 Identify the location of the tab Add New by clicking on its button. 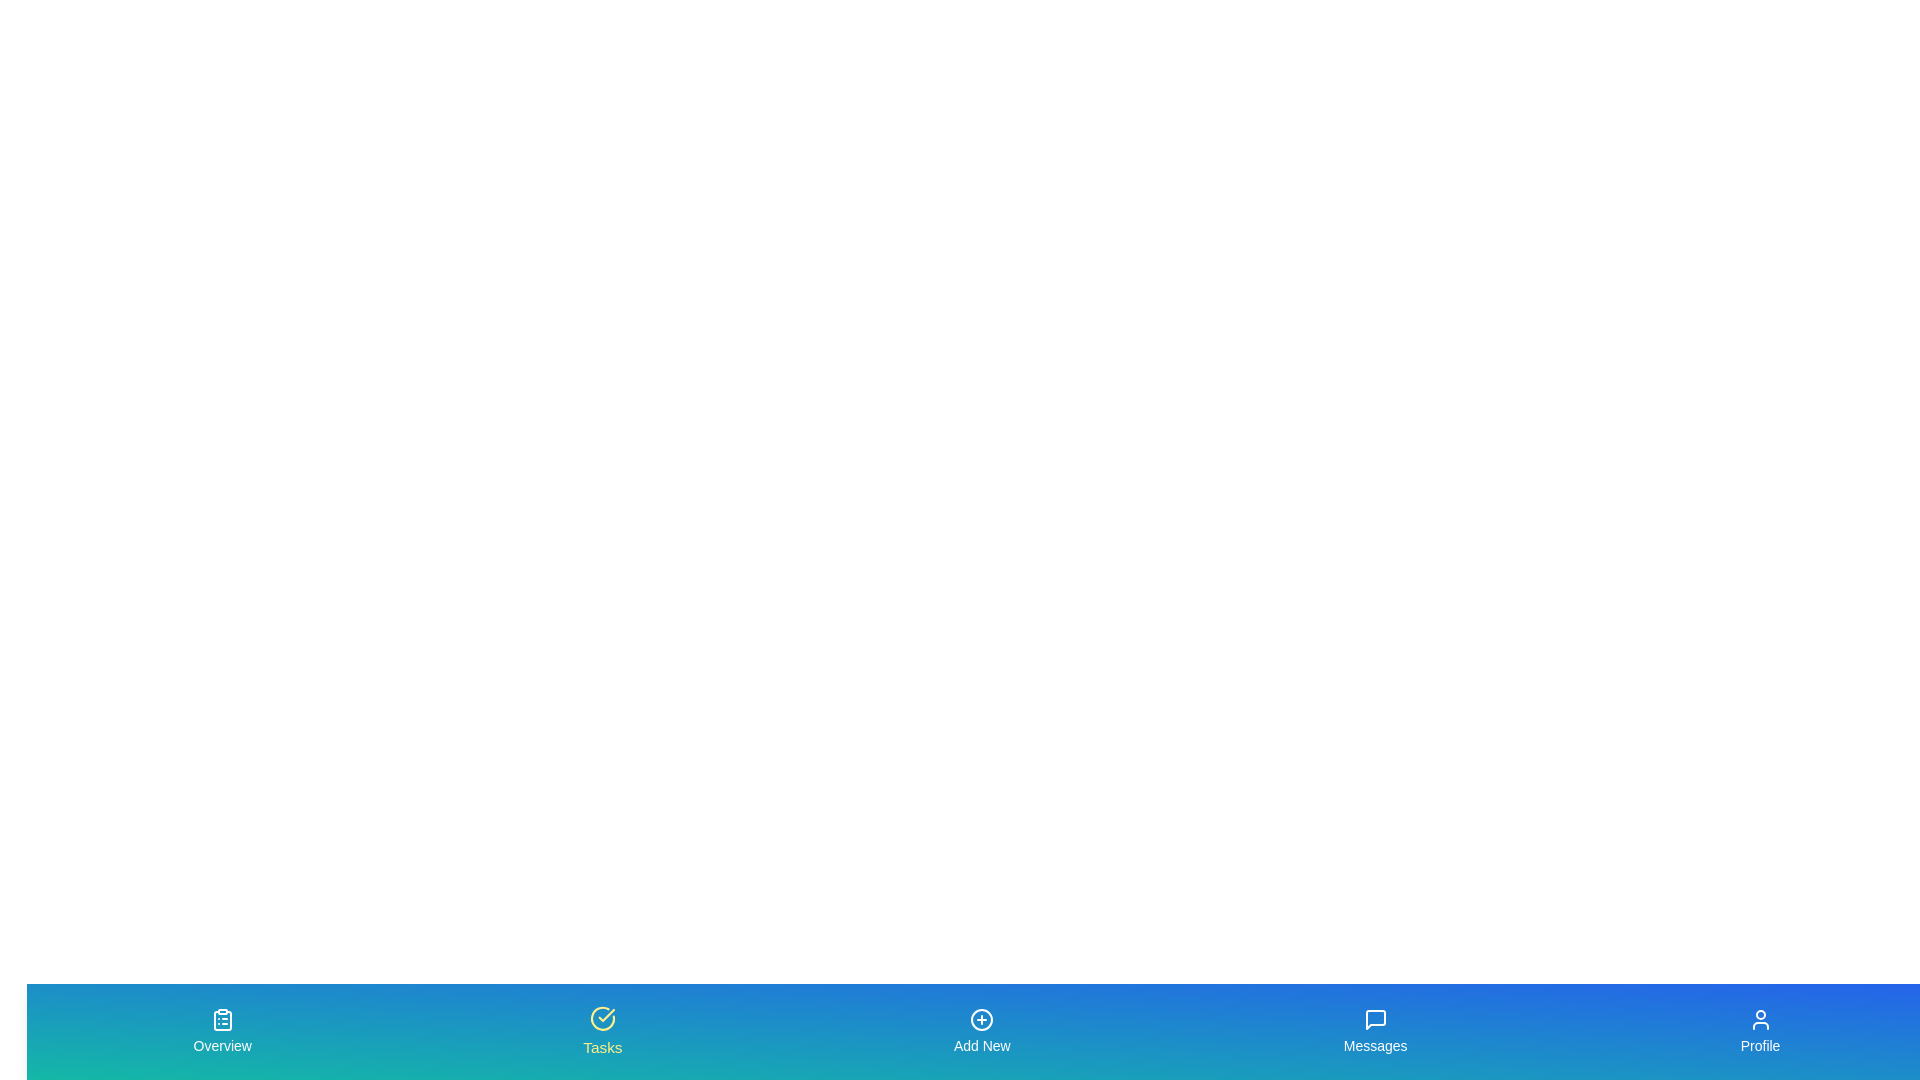
(982, 1032).